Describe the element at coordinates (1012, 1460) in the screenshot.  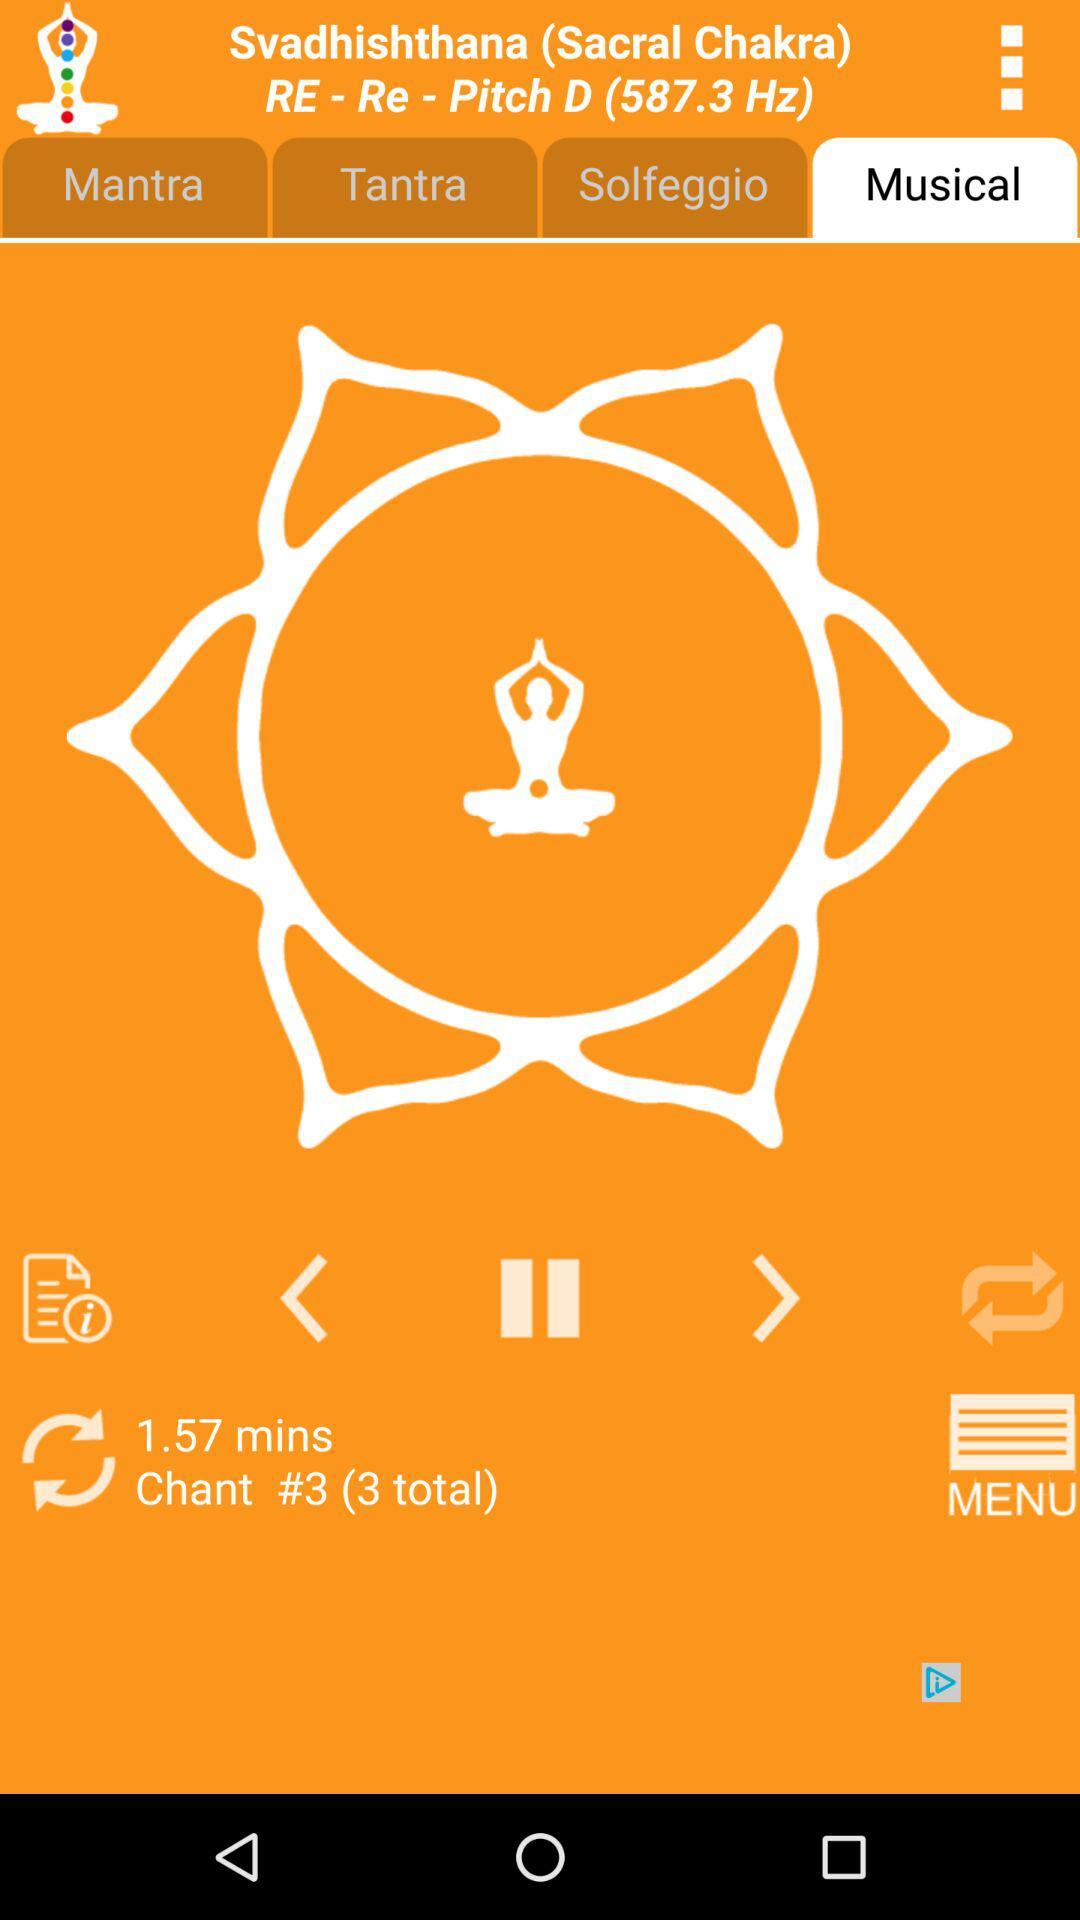
I see `menu` at that location.